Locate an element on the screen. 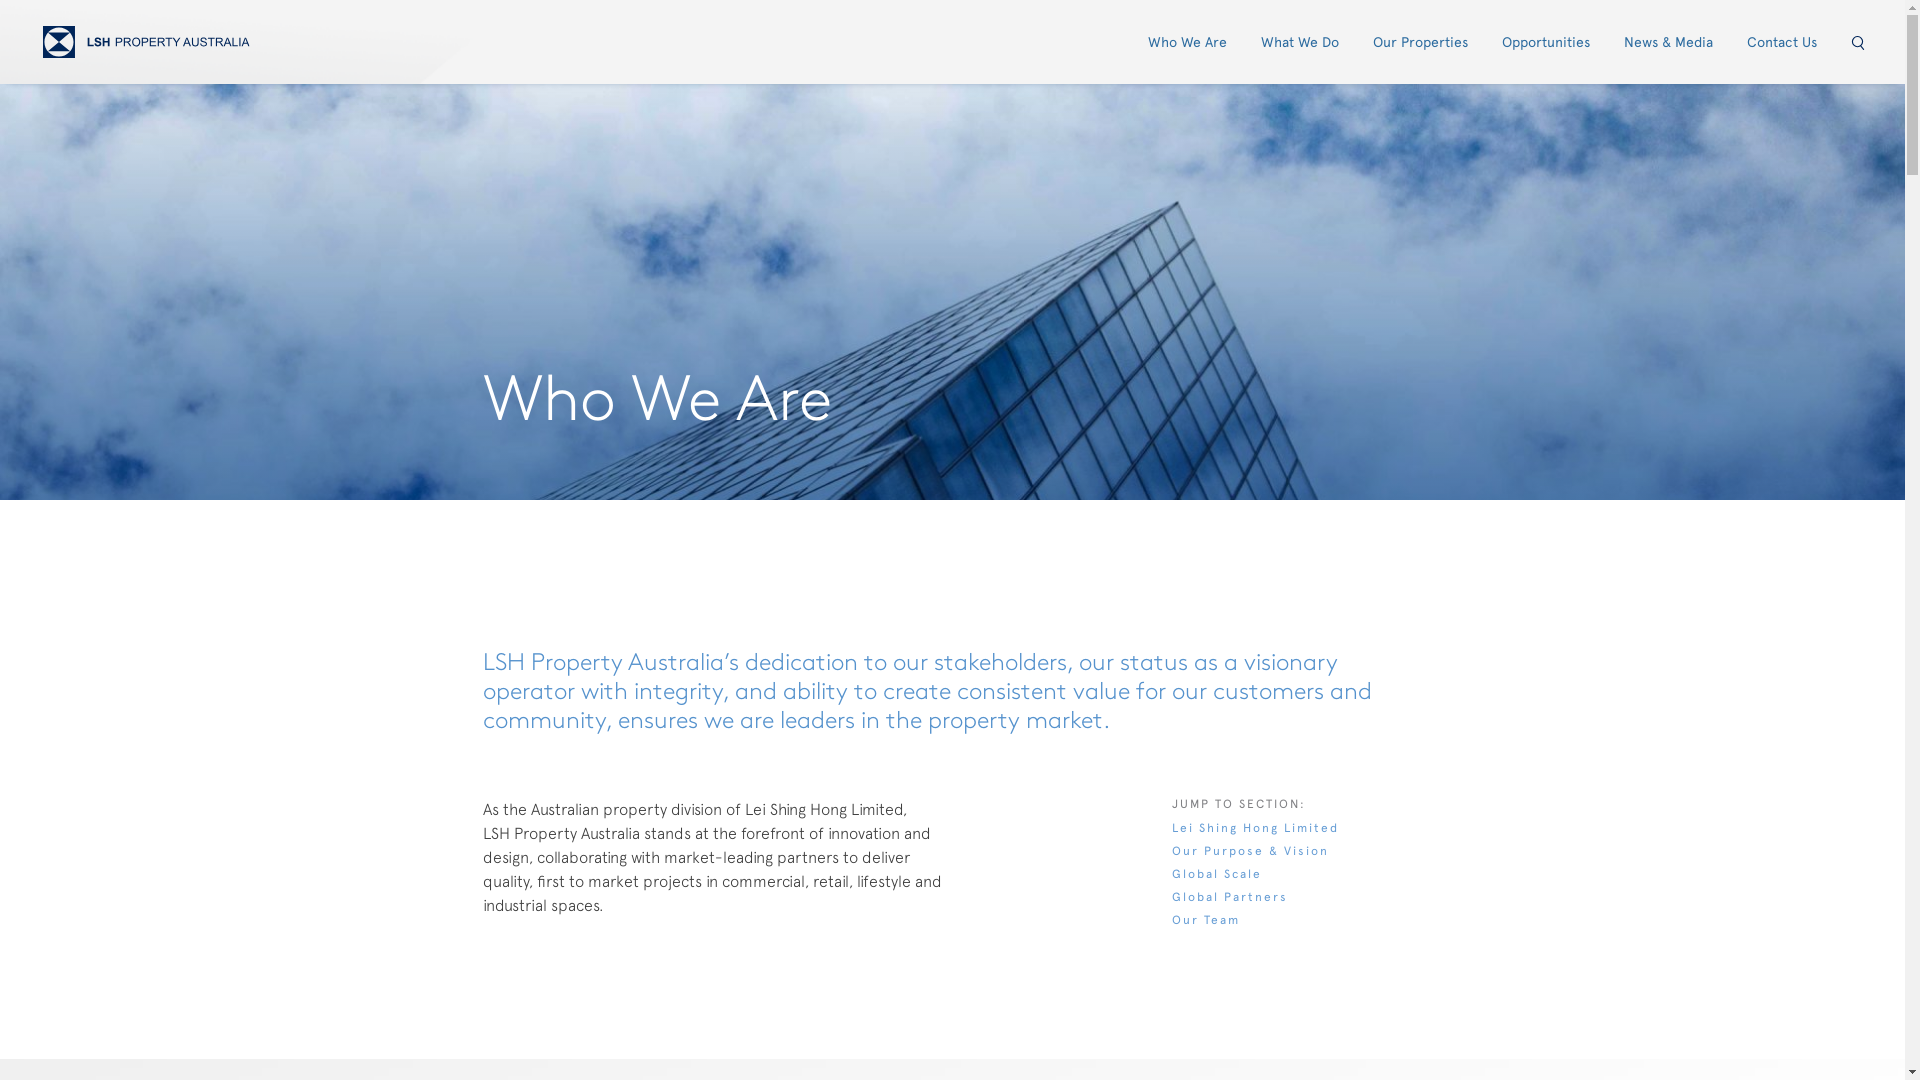 This screenshot has width=1920, height=1080. 'Who We Are' is located at coordinates (1187, 42).